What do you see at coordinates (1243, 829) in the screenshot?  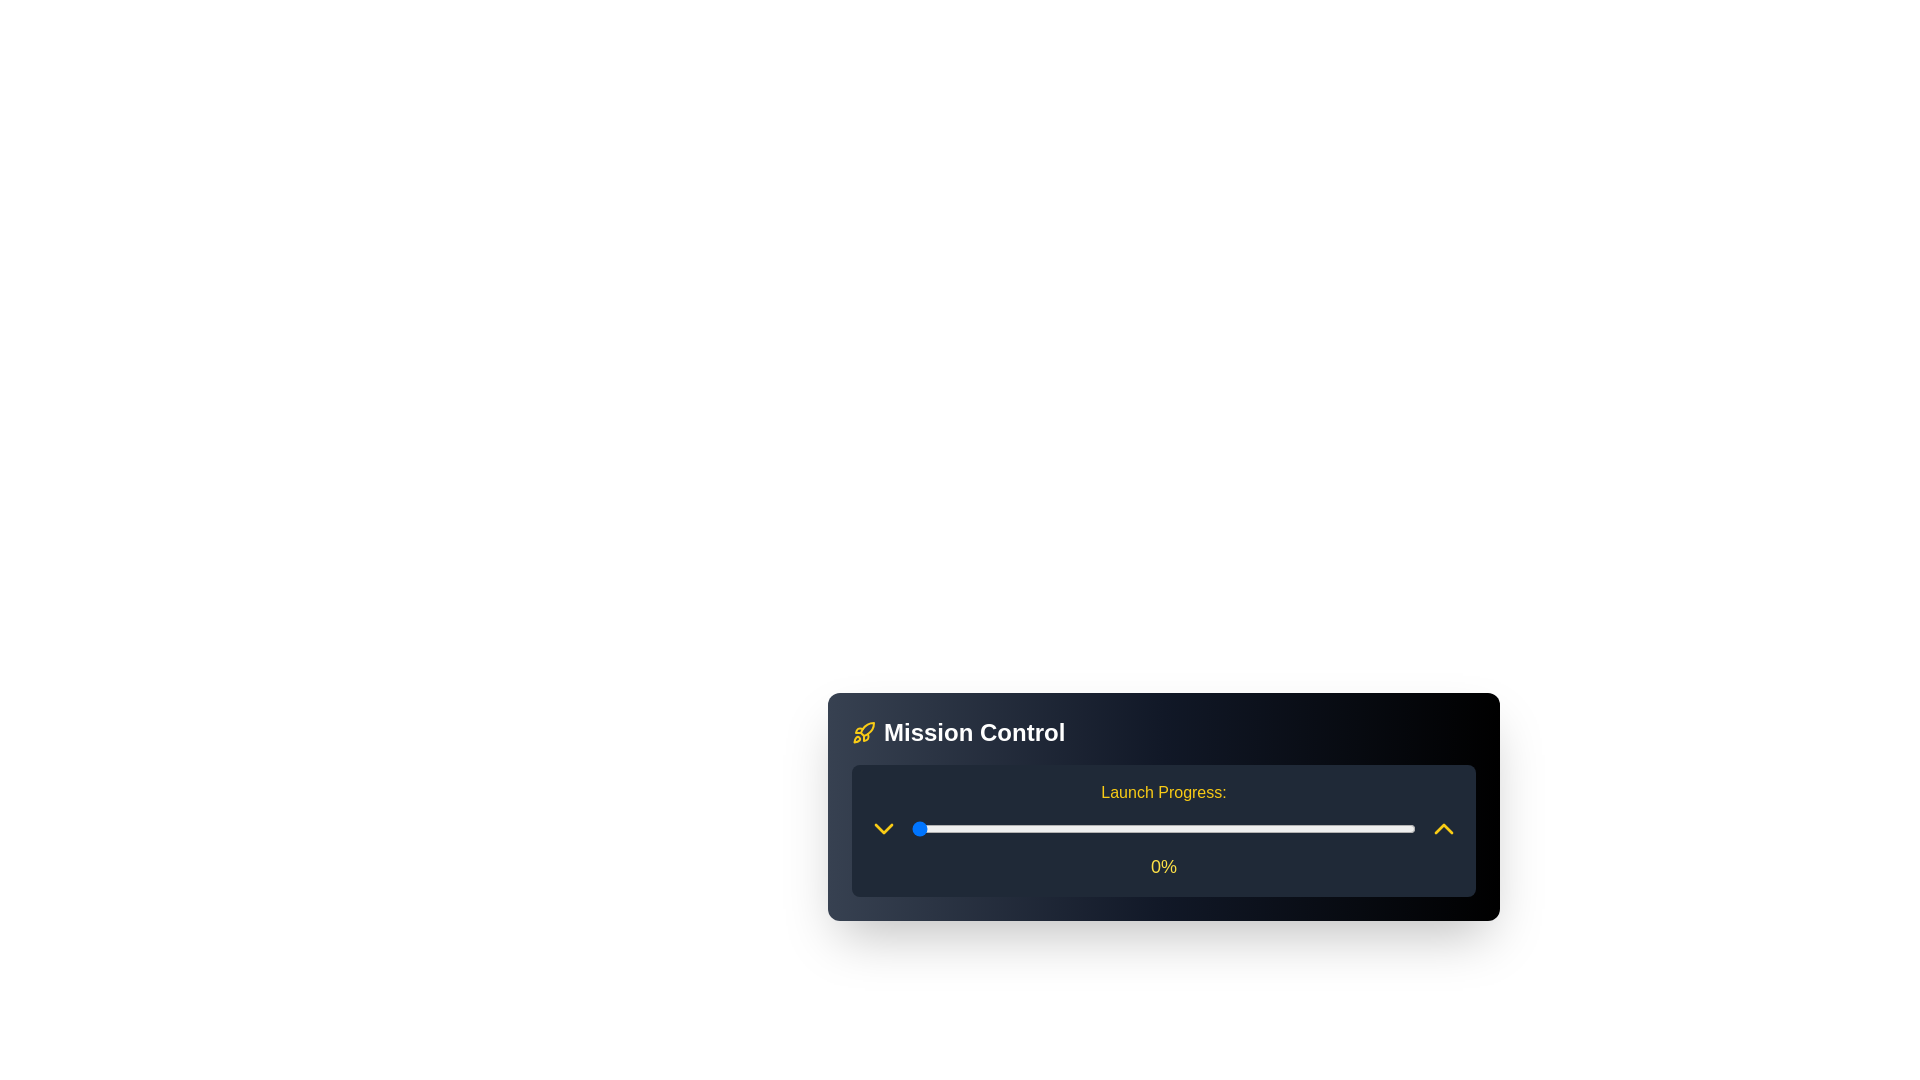 I see `the slider to set the launch progress to 66%` at bounding box center [1243, 829].